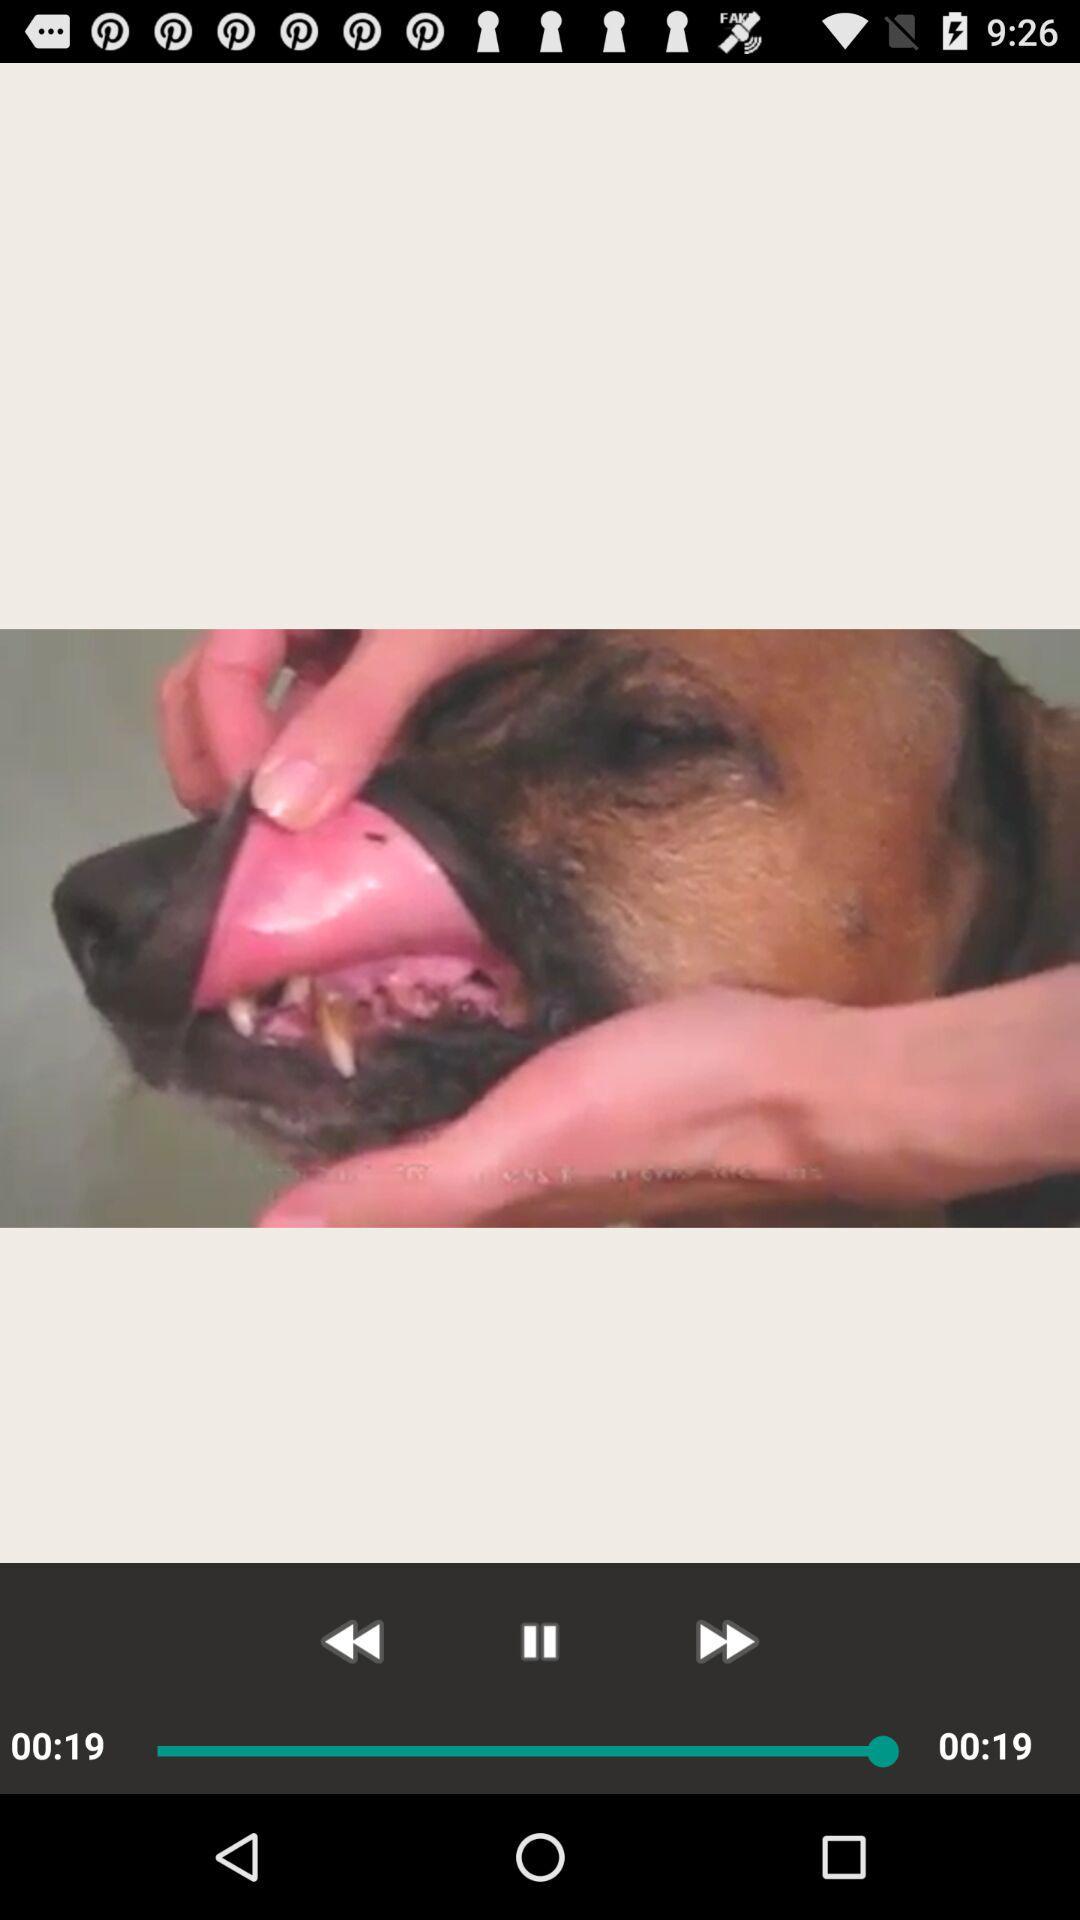  Describe the element at coordinates (538, 1755) in the screenshot. I see `the pause icon` at that location.